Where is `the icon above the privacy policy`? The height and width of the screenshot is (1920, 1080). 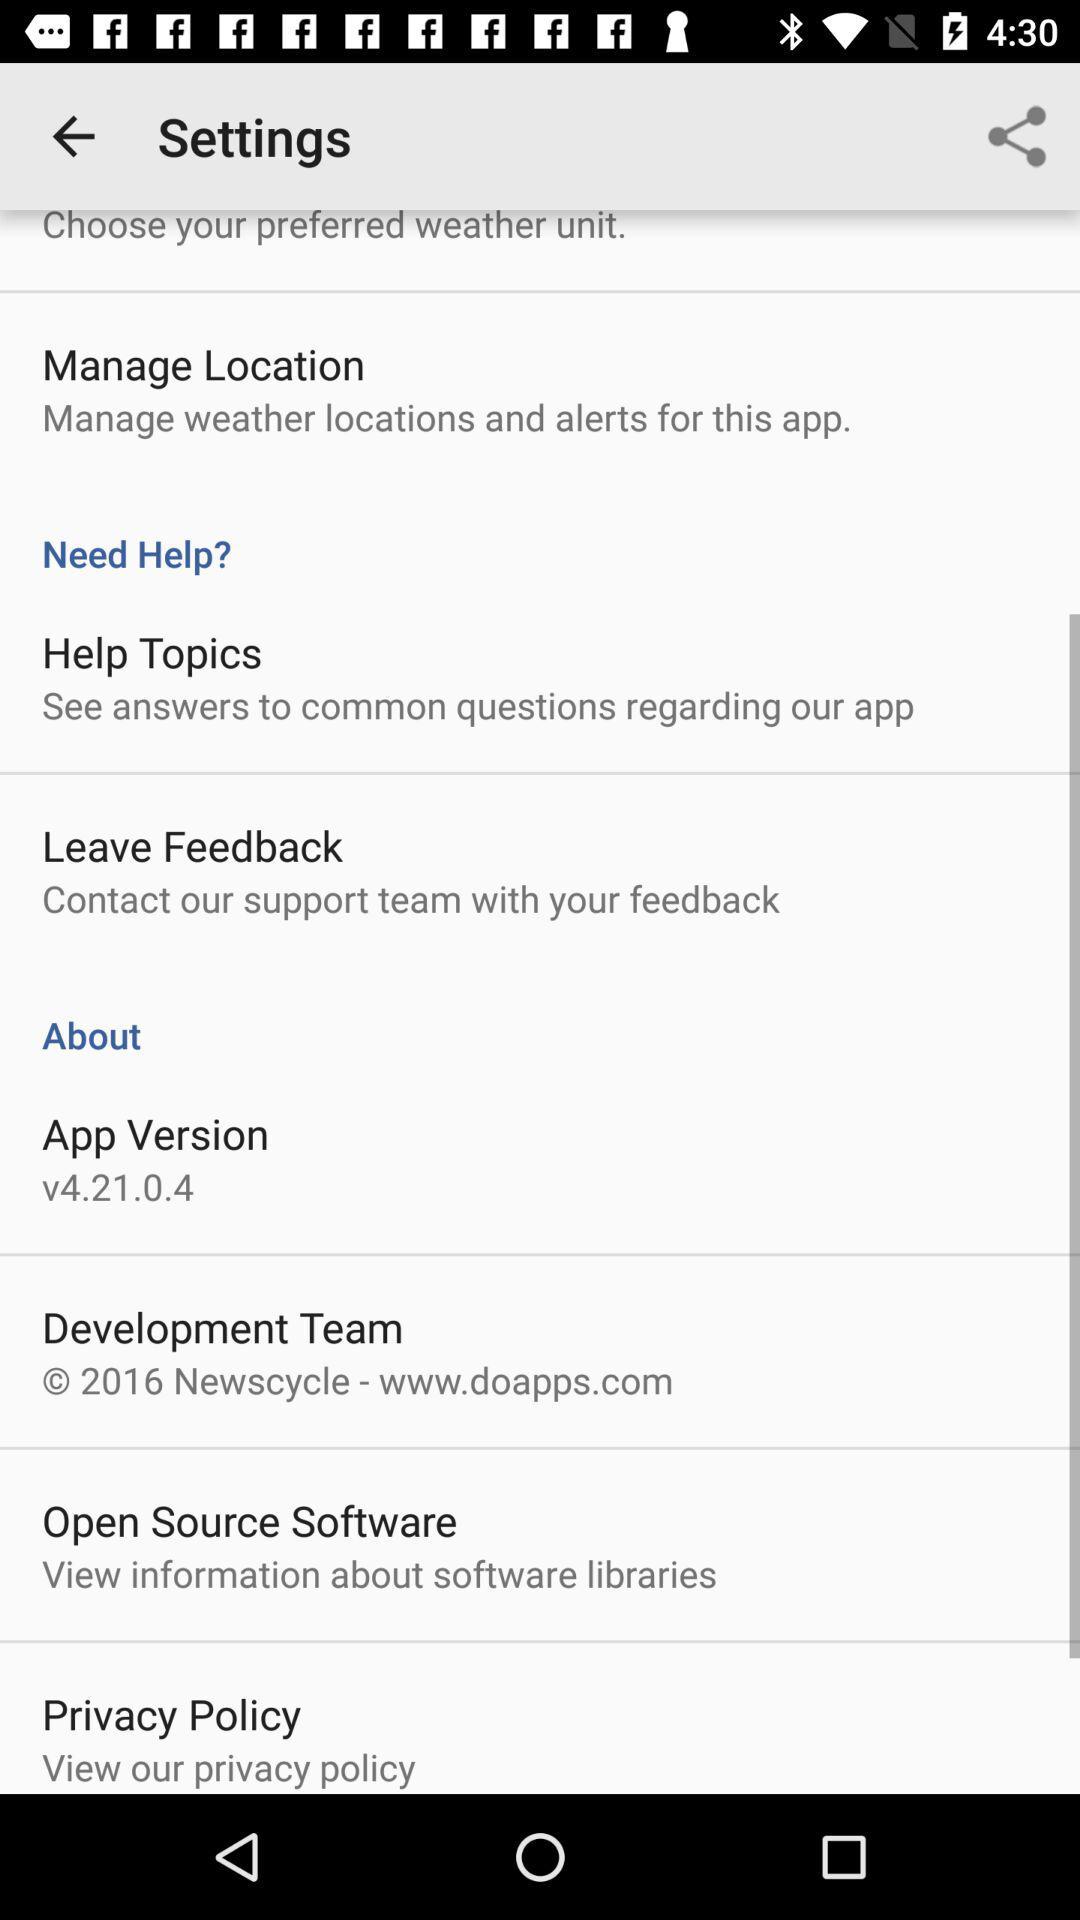 the icon above the privacy policy is located at coordinates (379, 1572).